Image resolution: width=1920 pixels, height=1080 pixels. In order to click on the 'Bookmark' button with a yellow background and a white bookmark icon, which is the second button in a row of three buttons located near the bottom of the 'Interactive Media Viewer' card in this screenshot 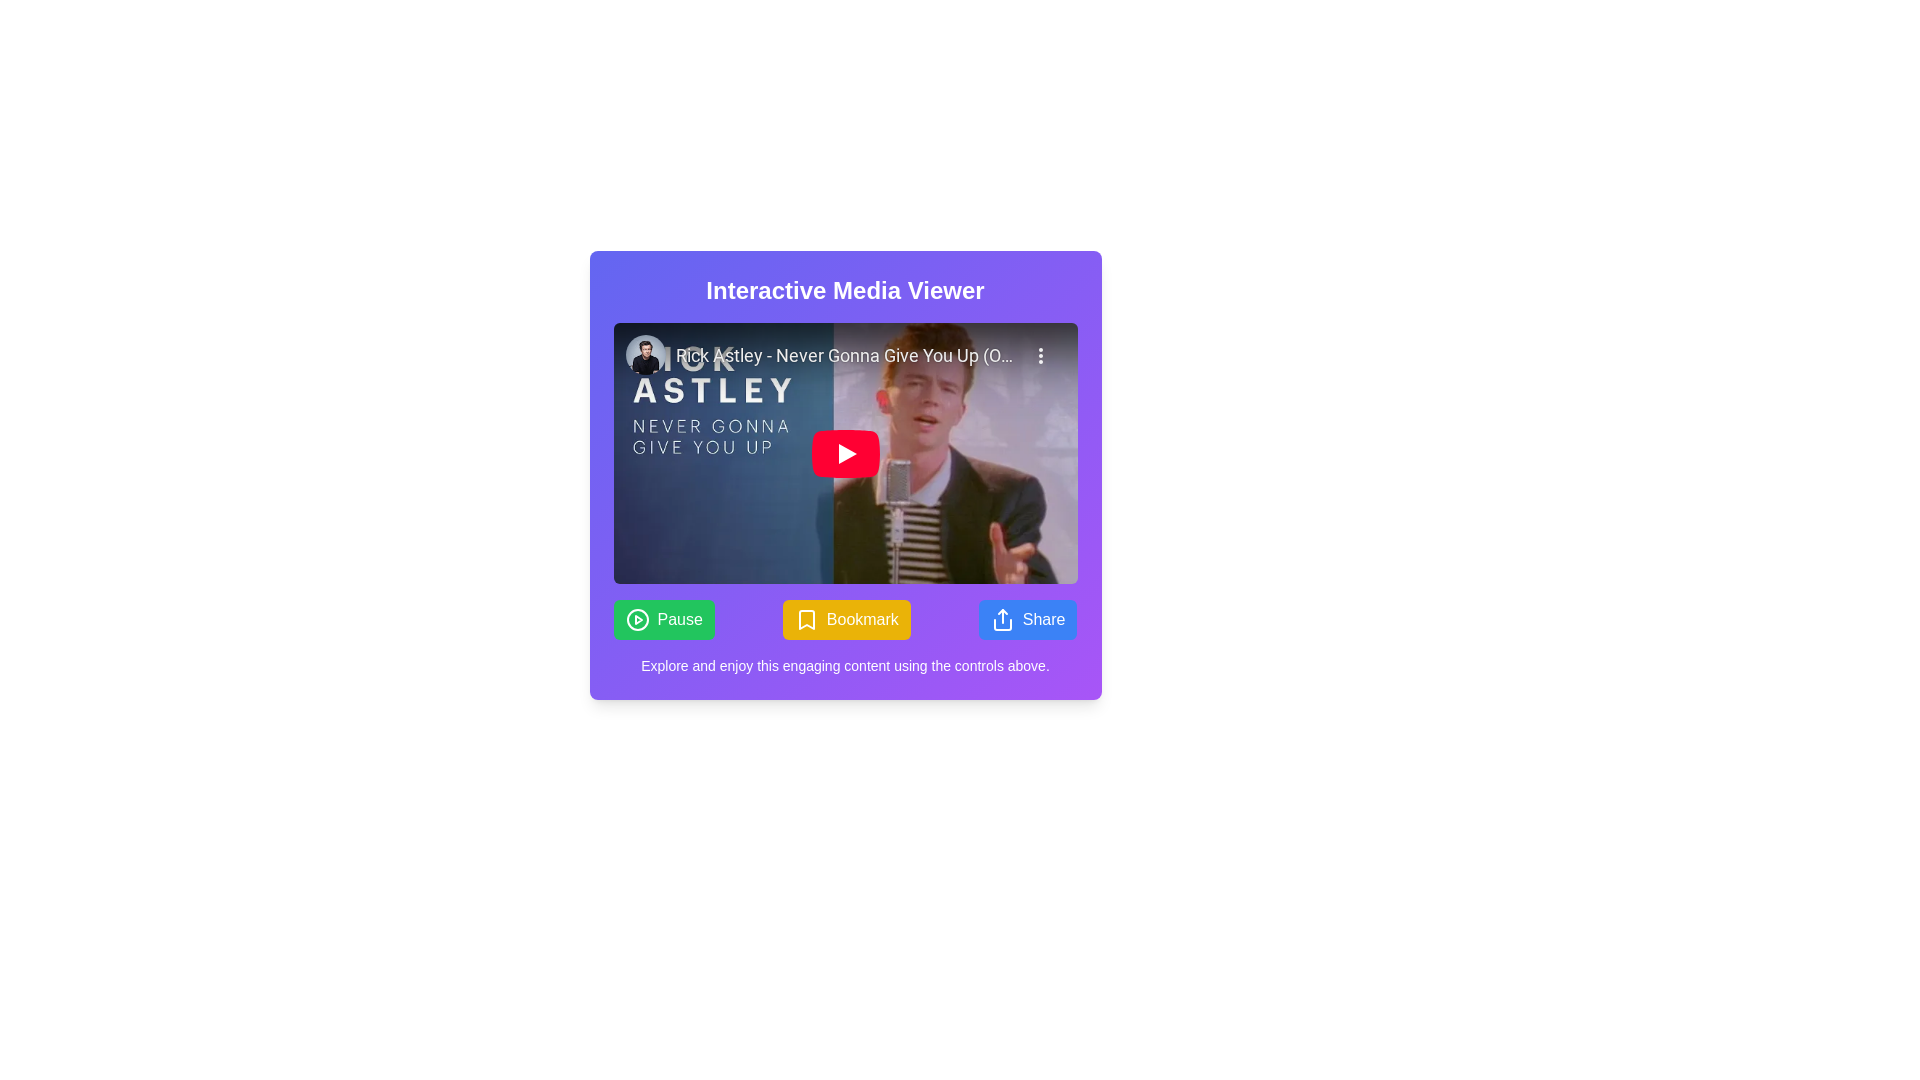, I will do `click(845, 619)`.